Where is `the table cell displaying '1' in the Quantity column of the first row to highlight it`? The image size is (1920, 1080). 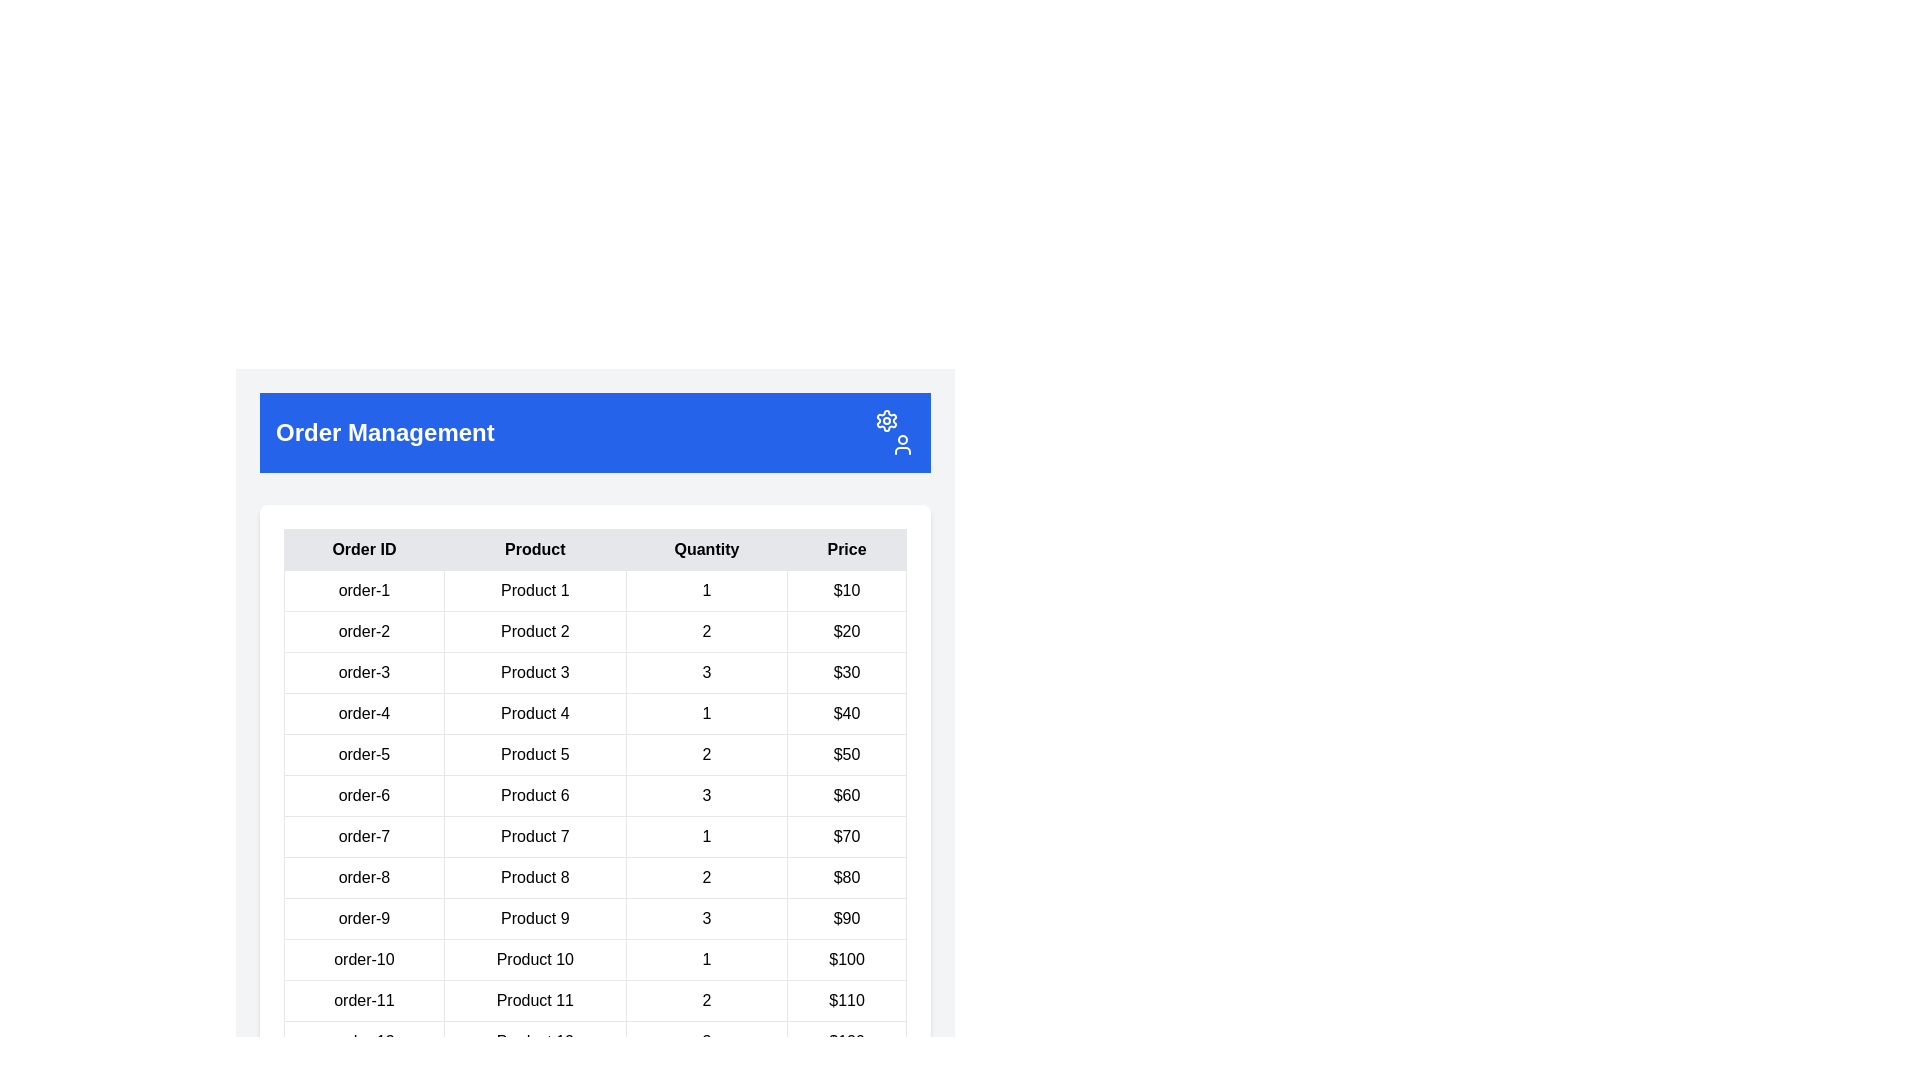 the table cell displaying '1' in the Quantity column of the first row to highlight it is located at coordinates (706, 589).